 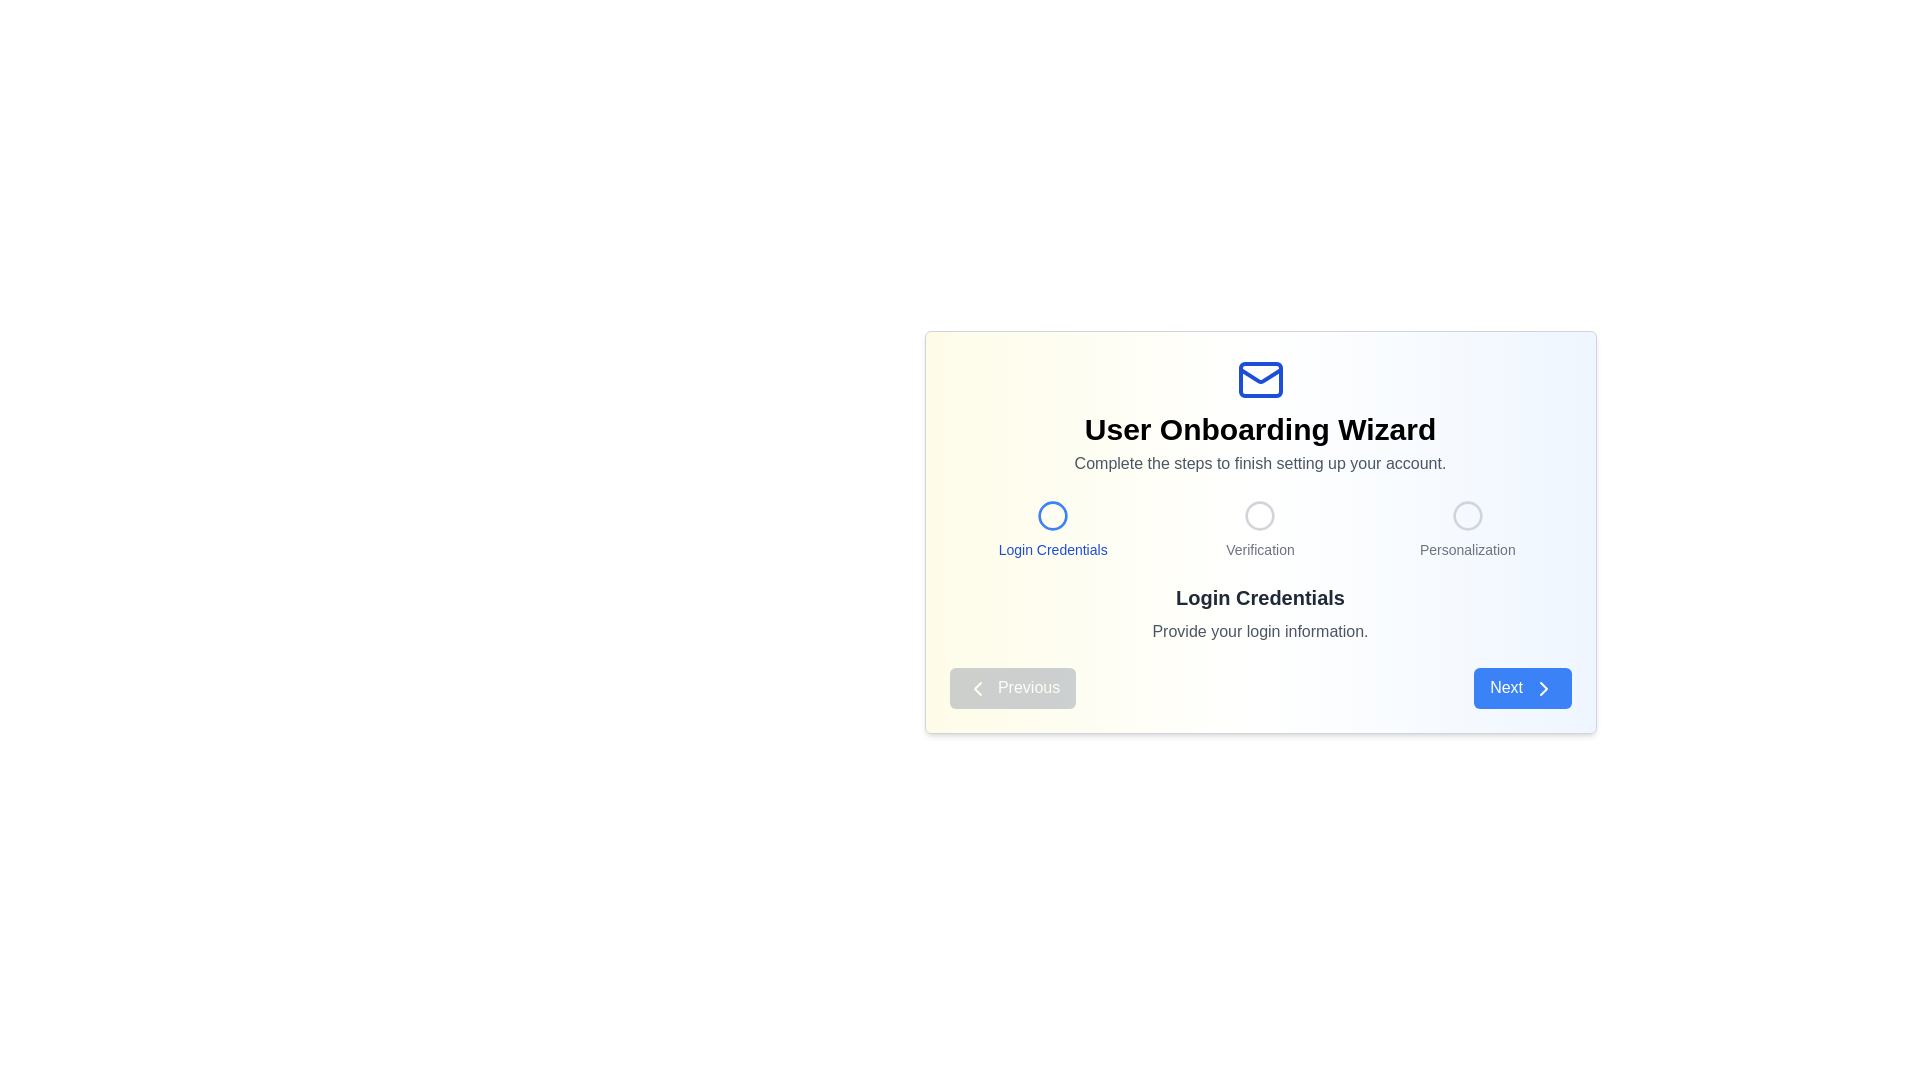 I want to click on the status of the second Step indicator circle in the multi-step wizard interface, which is styled with a gray border and a white background, so click(x=1259, y=515).